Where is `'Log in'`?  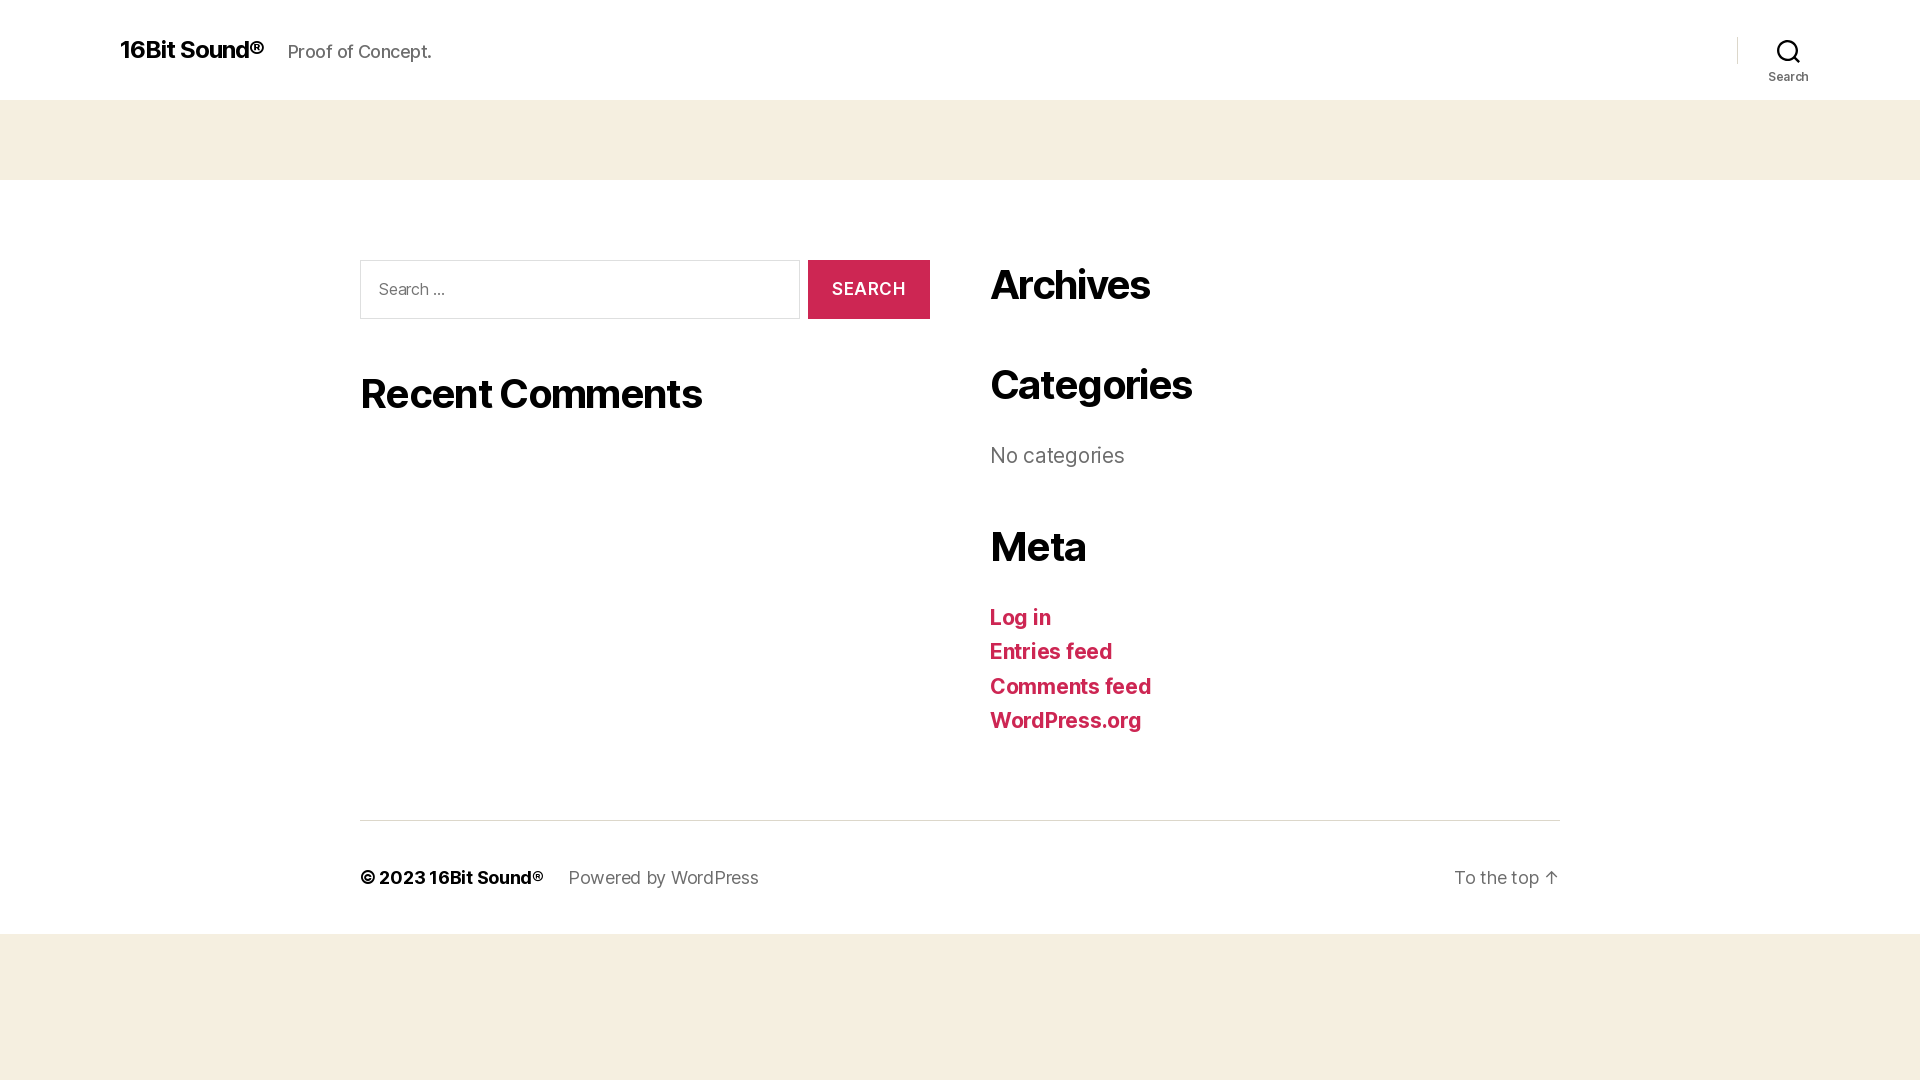 'Log in' is located at coordinates (1019, 615).